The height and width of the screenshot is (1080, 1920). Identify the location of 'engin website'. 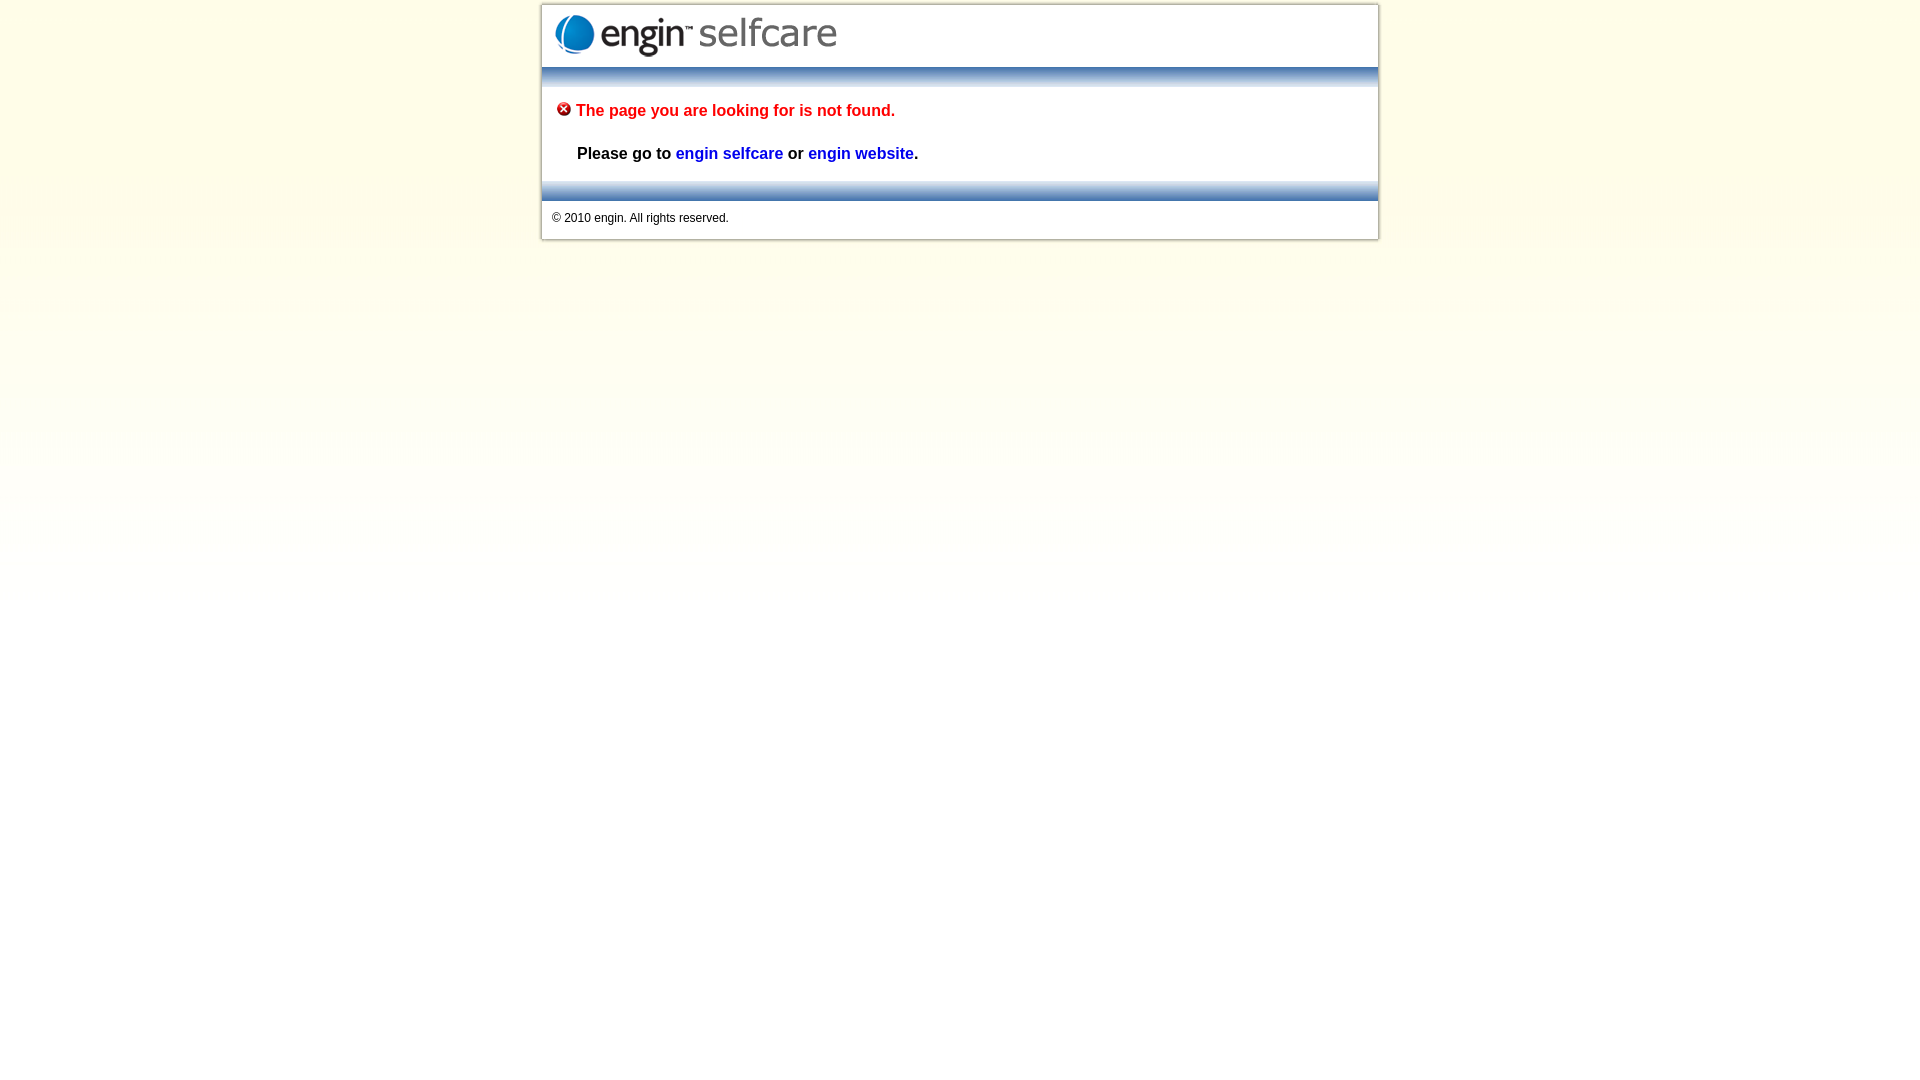
(807, 152).